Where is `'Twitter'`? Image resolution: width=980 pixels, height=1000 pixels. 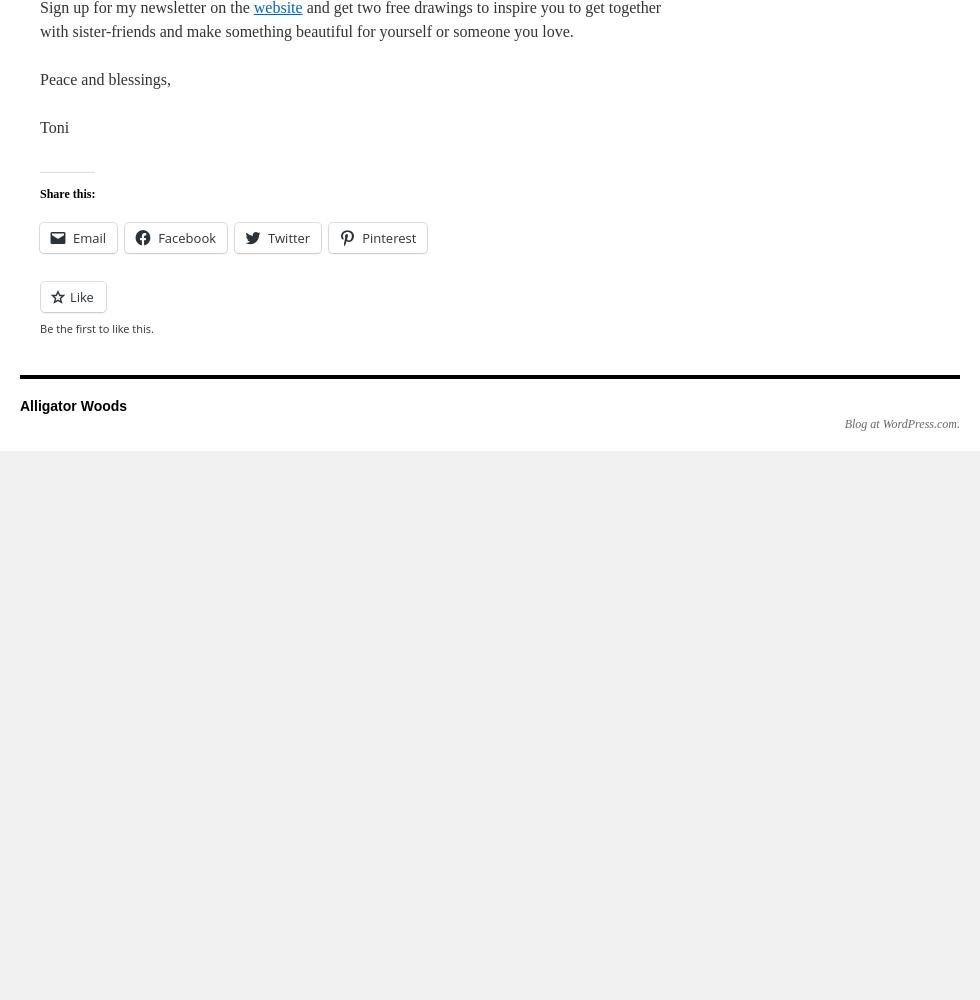 'Twitter' is located at coordinates (289, 237).